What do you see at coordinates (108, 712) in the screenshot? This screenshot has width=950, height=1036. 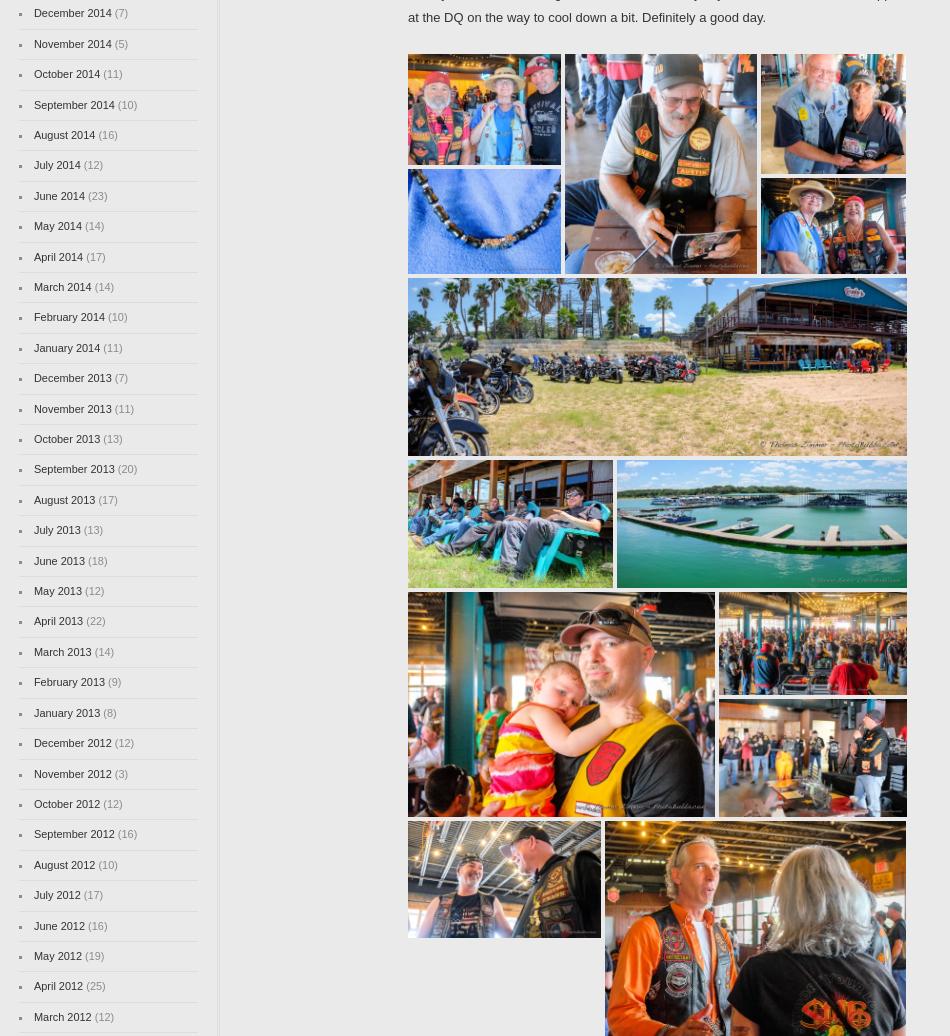 I see `'(8)'` at bounding box center [108, 712].